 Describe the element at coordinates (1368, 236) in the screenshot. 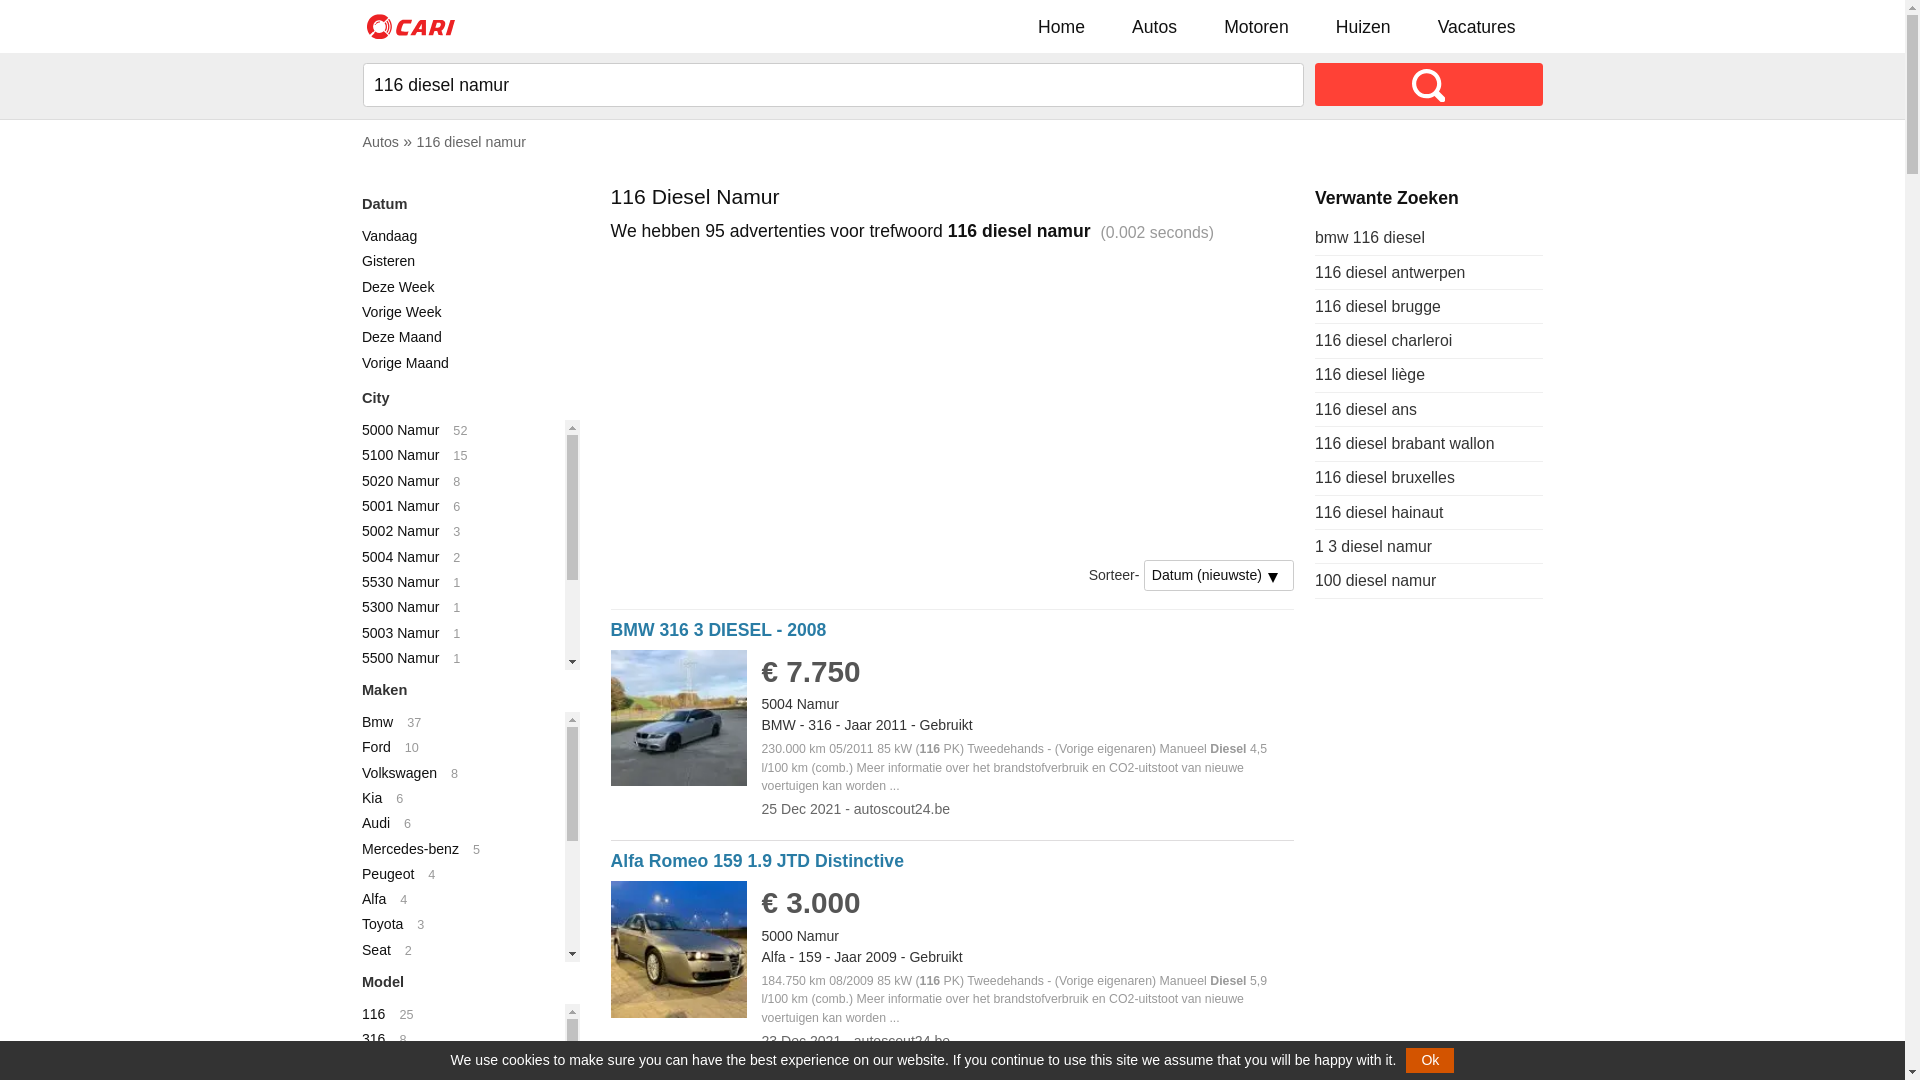

I see `'bmw 116 diesel'` at that location.